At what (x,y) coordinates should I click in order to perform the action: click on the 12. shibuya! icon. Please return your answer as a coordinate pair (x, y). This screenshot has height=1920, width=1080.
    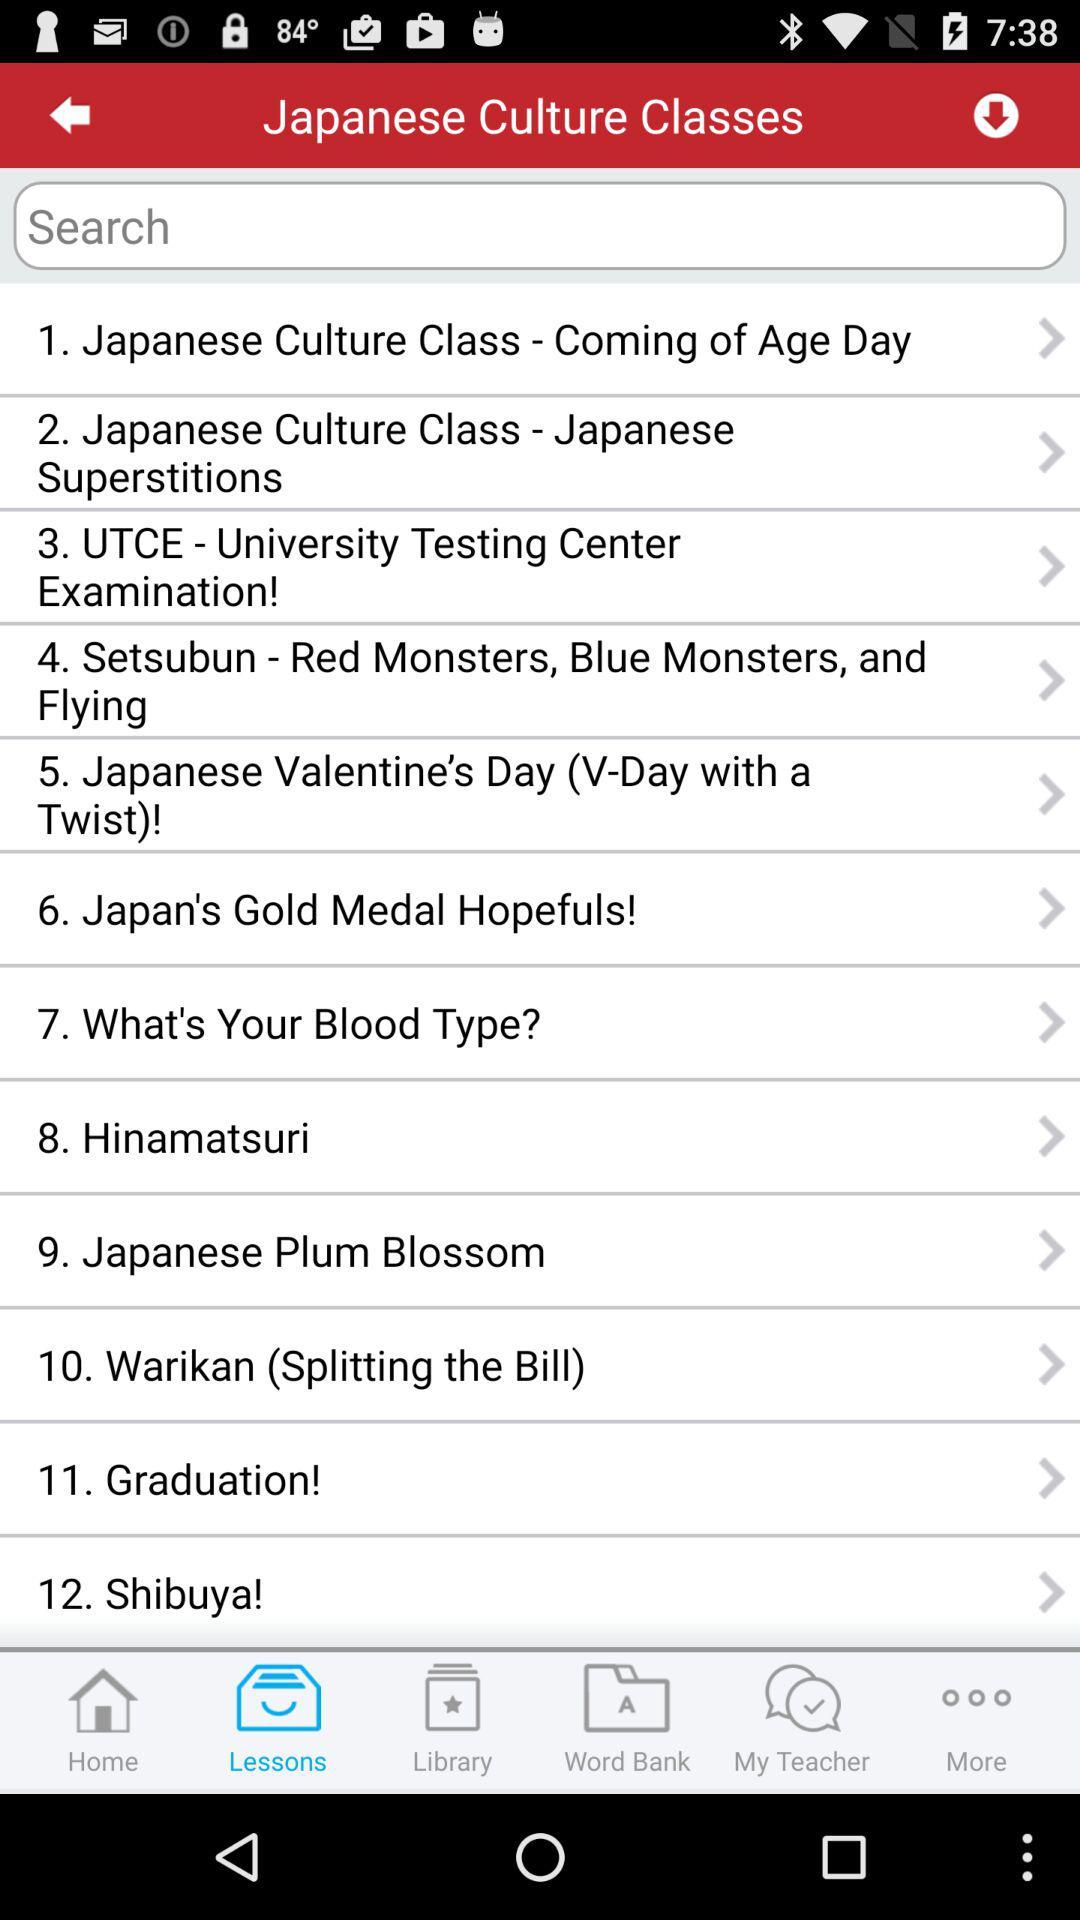
    Looking at the image, I should click on (482, 1591).